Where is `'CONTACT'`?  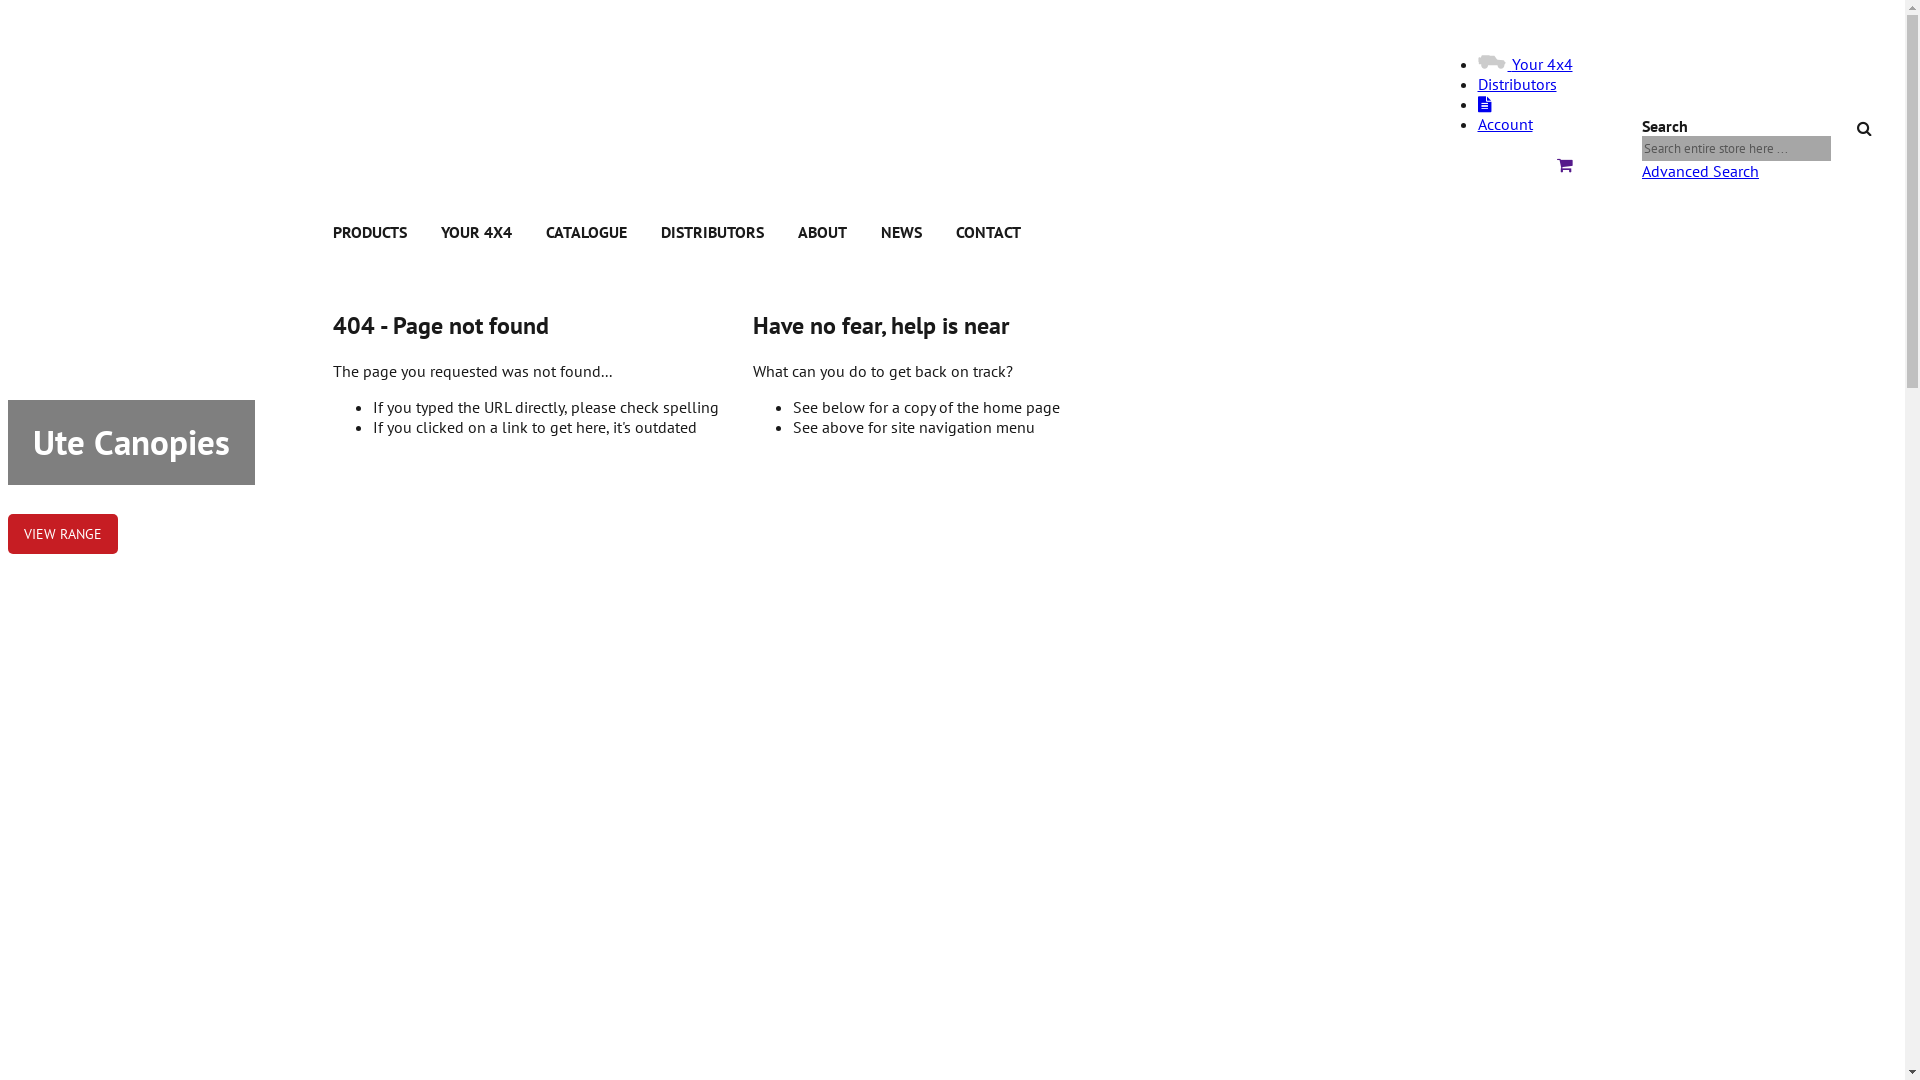 'CONTACT' is located at coordinates (988, 231).